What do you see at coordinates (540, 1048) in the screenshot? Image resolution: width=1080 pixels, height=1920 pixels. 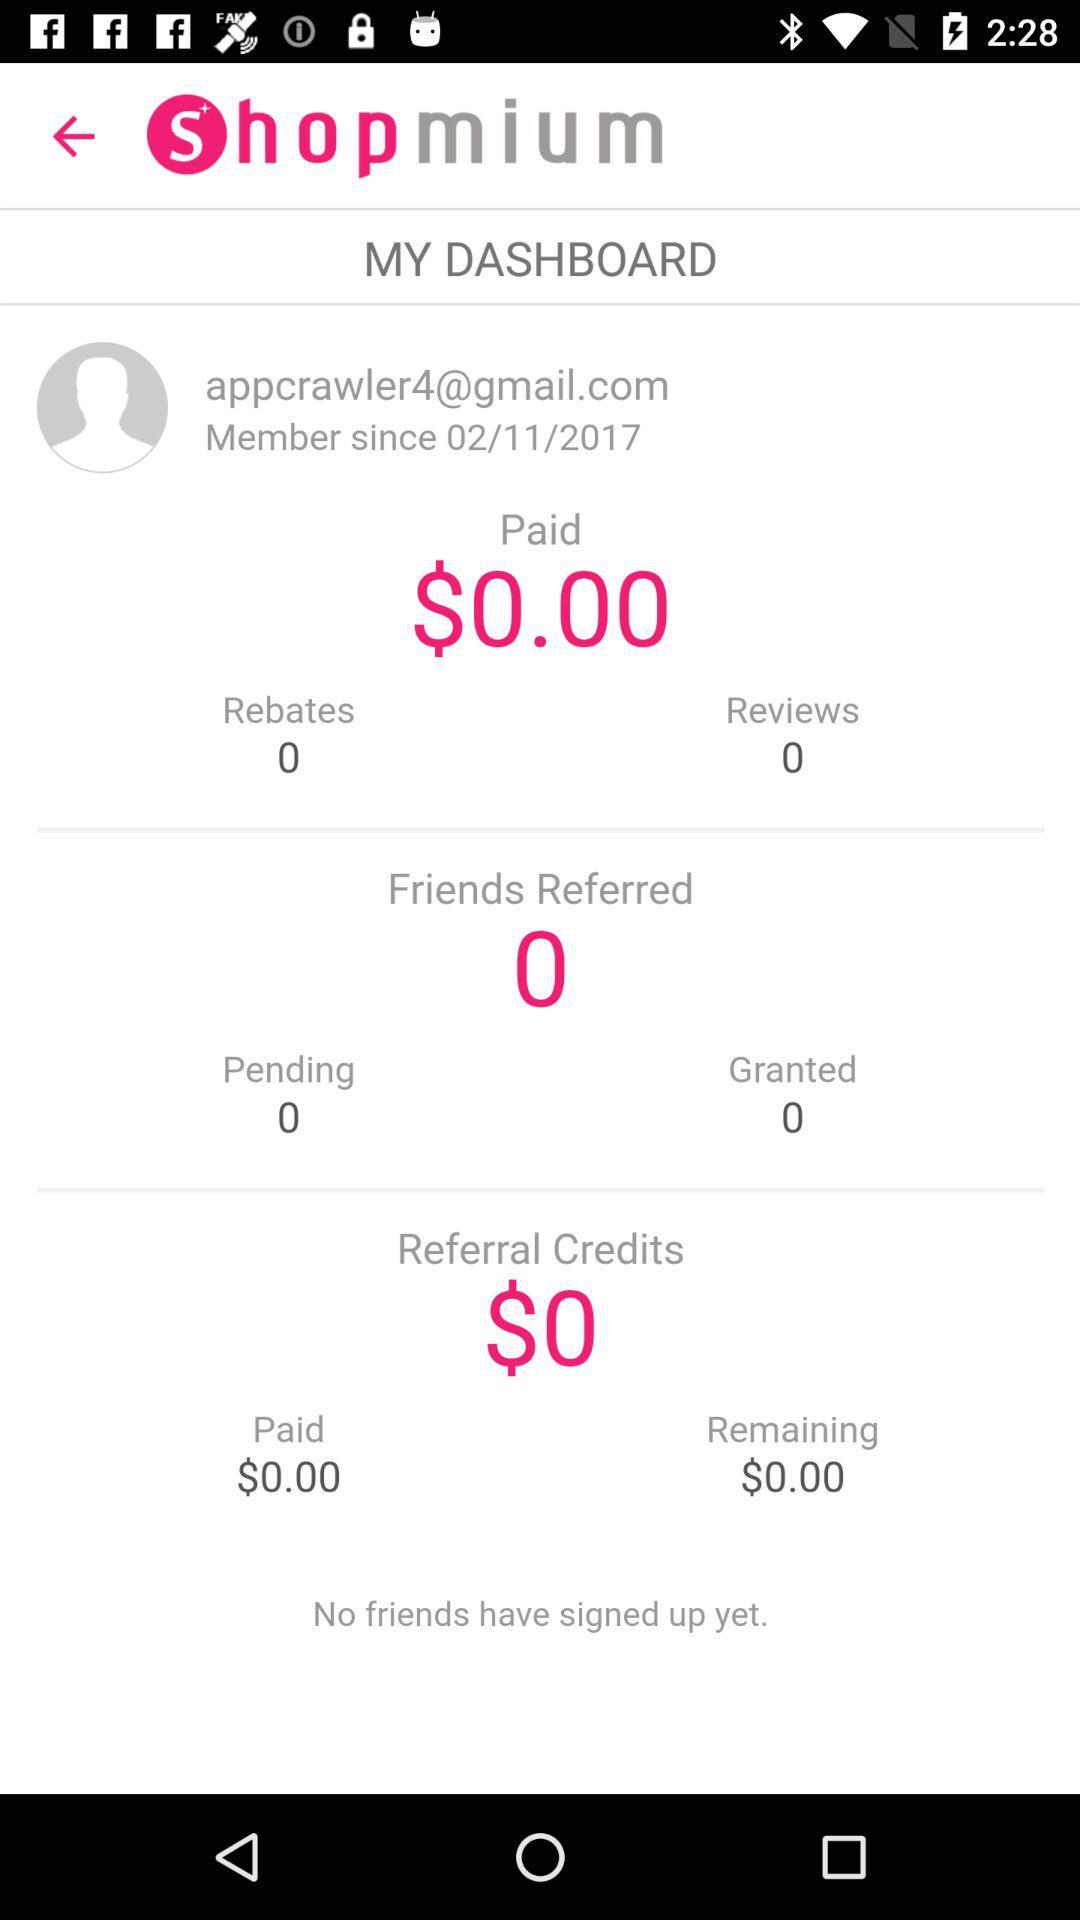 I see `account summary dashboard` at bounding box center [540, 1048].